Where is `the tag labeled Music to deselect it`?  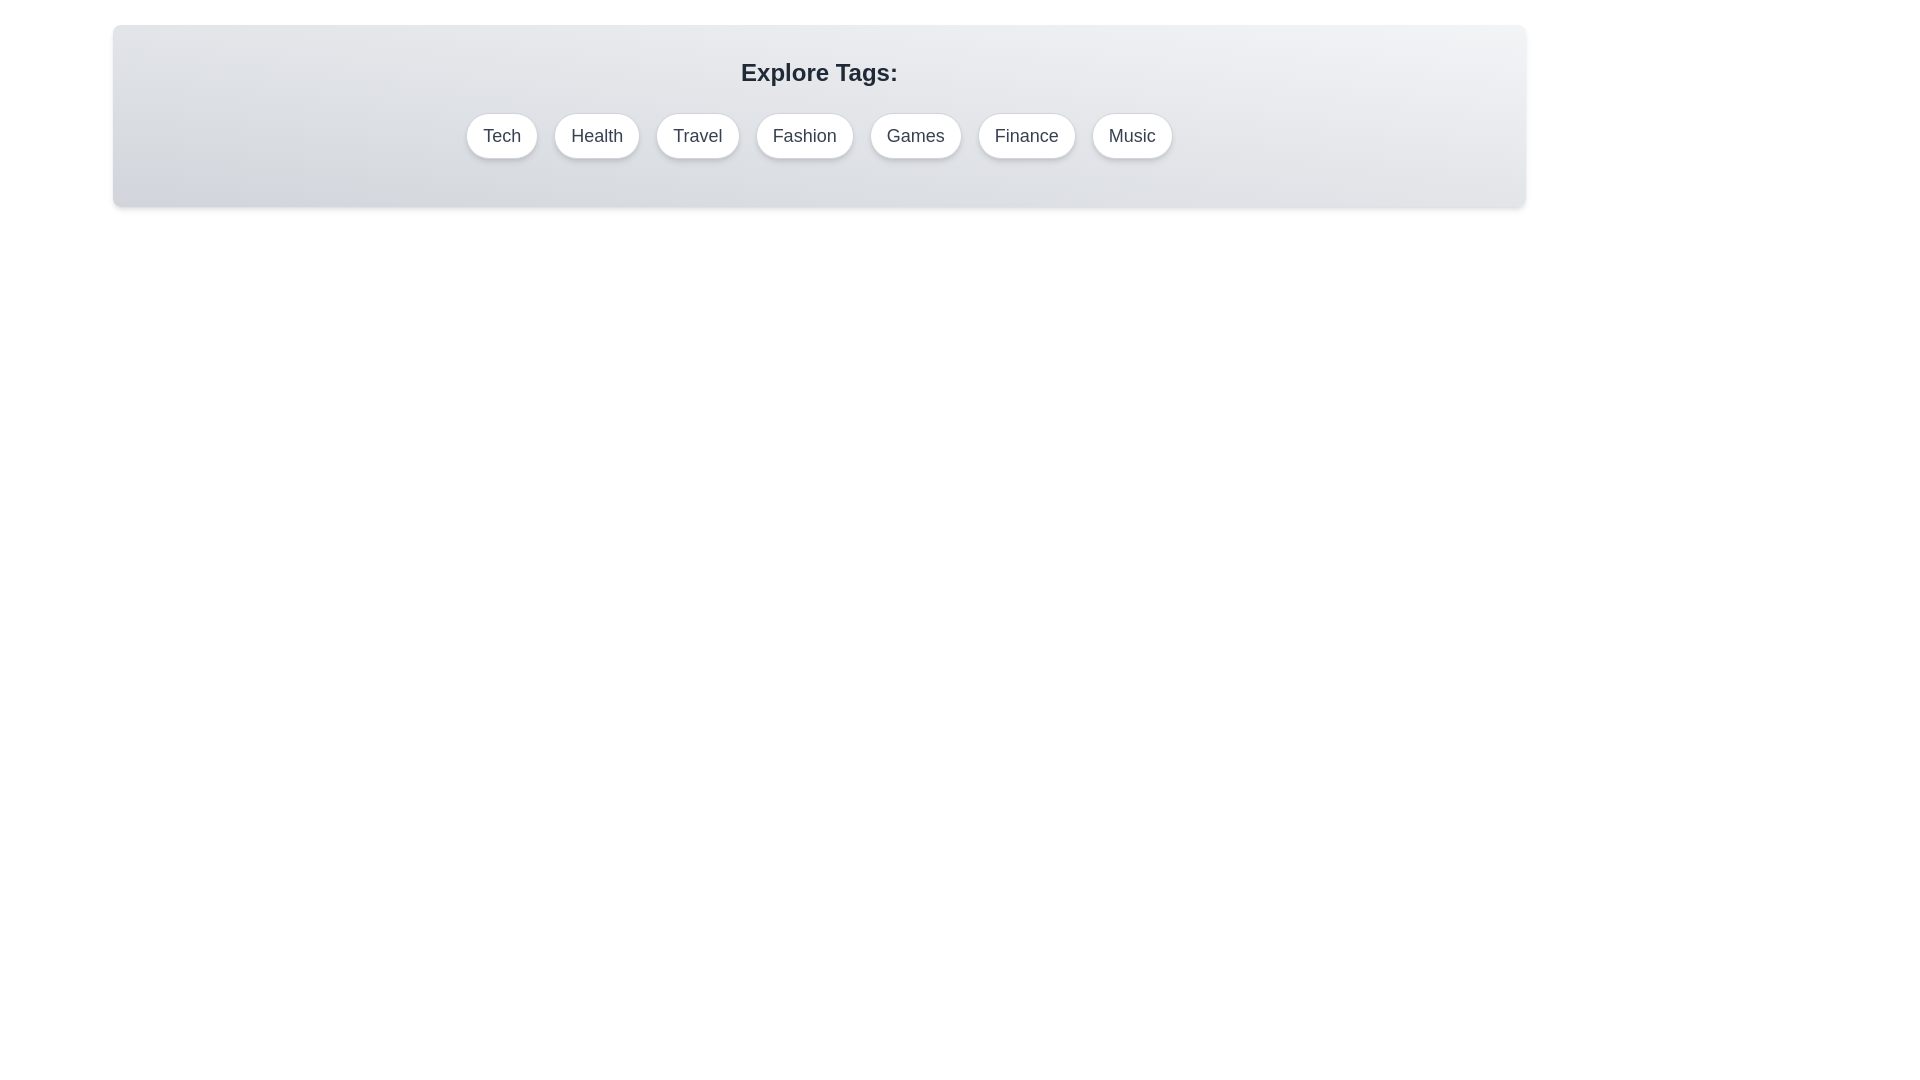 the tag labeled Music to deselect it is located at coordinates (1132, 135).